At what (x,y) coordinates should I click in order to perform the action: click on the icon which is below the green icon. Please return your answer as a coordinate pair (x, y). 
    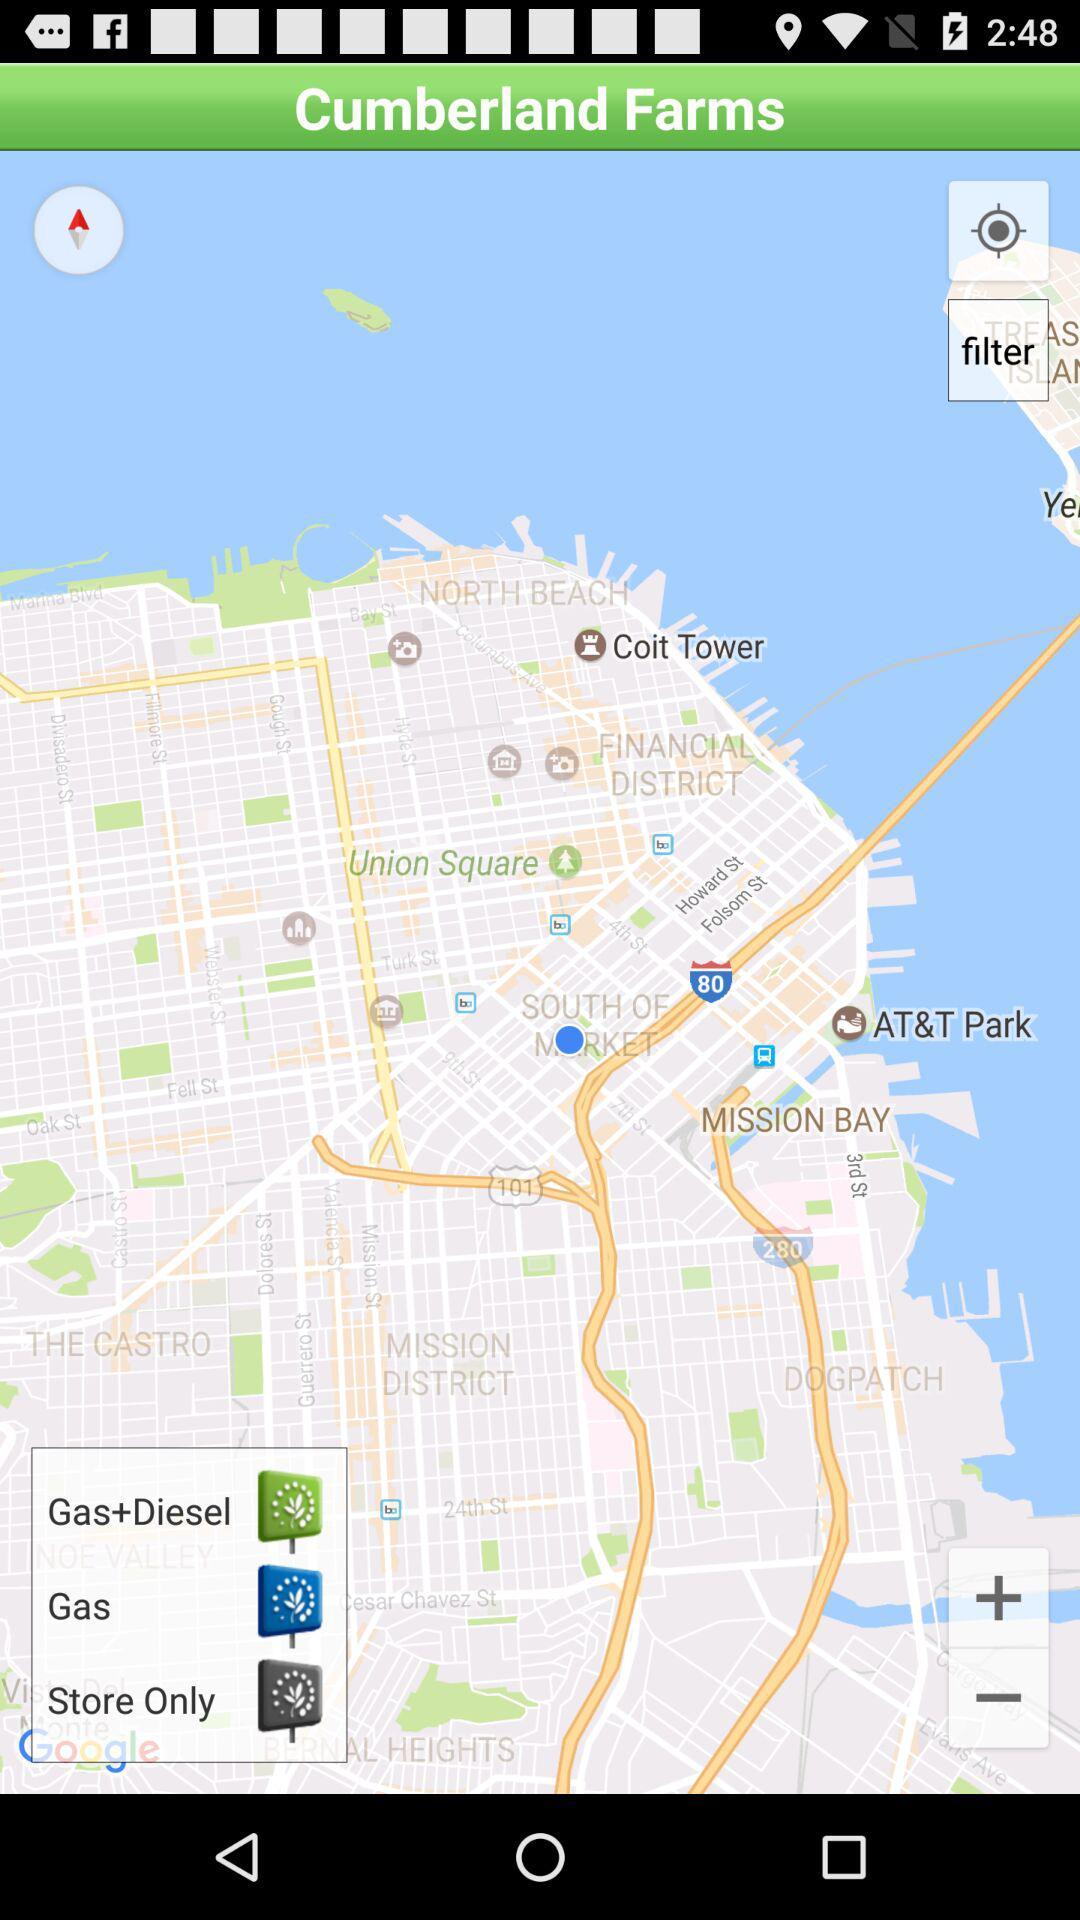
    Looking at the image, I should click on (289, 1604).